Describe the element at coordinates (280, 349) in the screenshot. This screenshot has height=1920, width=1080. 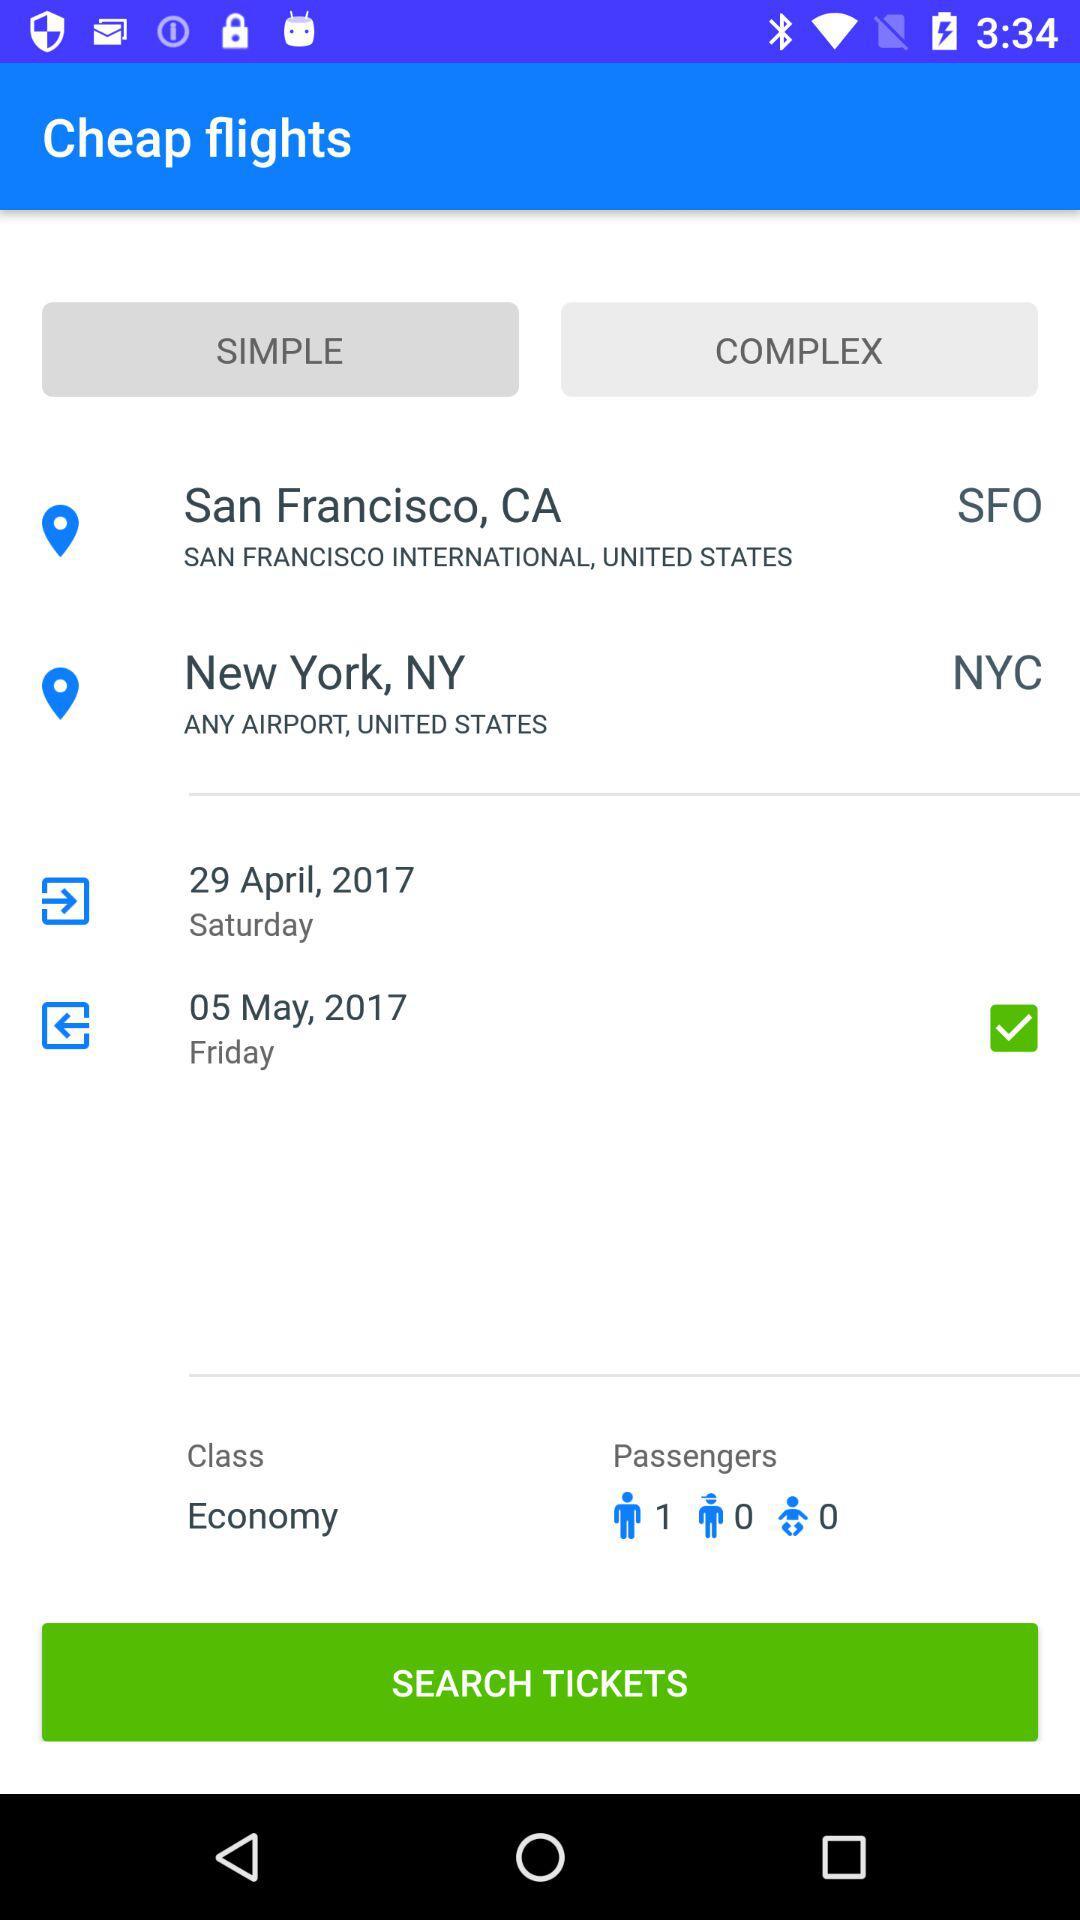
I see `simple` at that location.